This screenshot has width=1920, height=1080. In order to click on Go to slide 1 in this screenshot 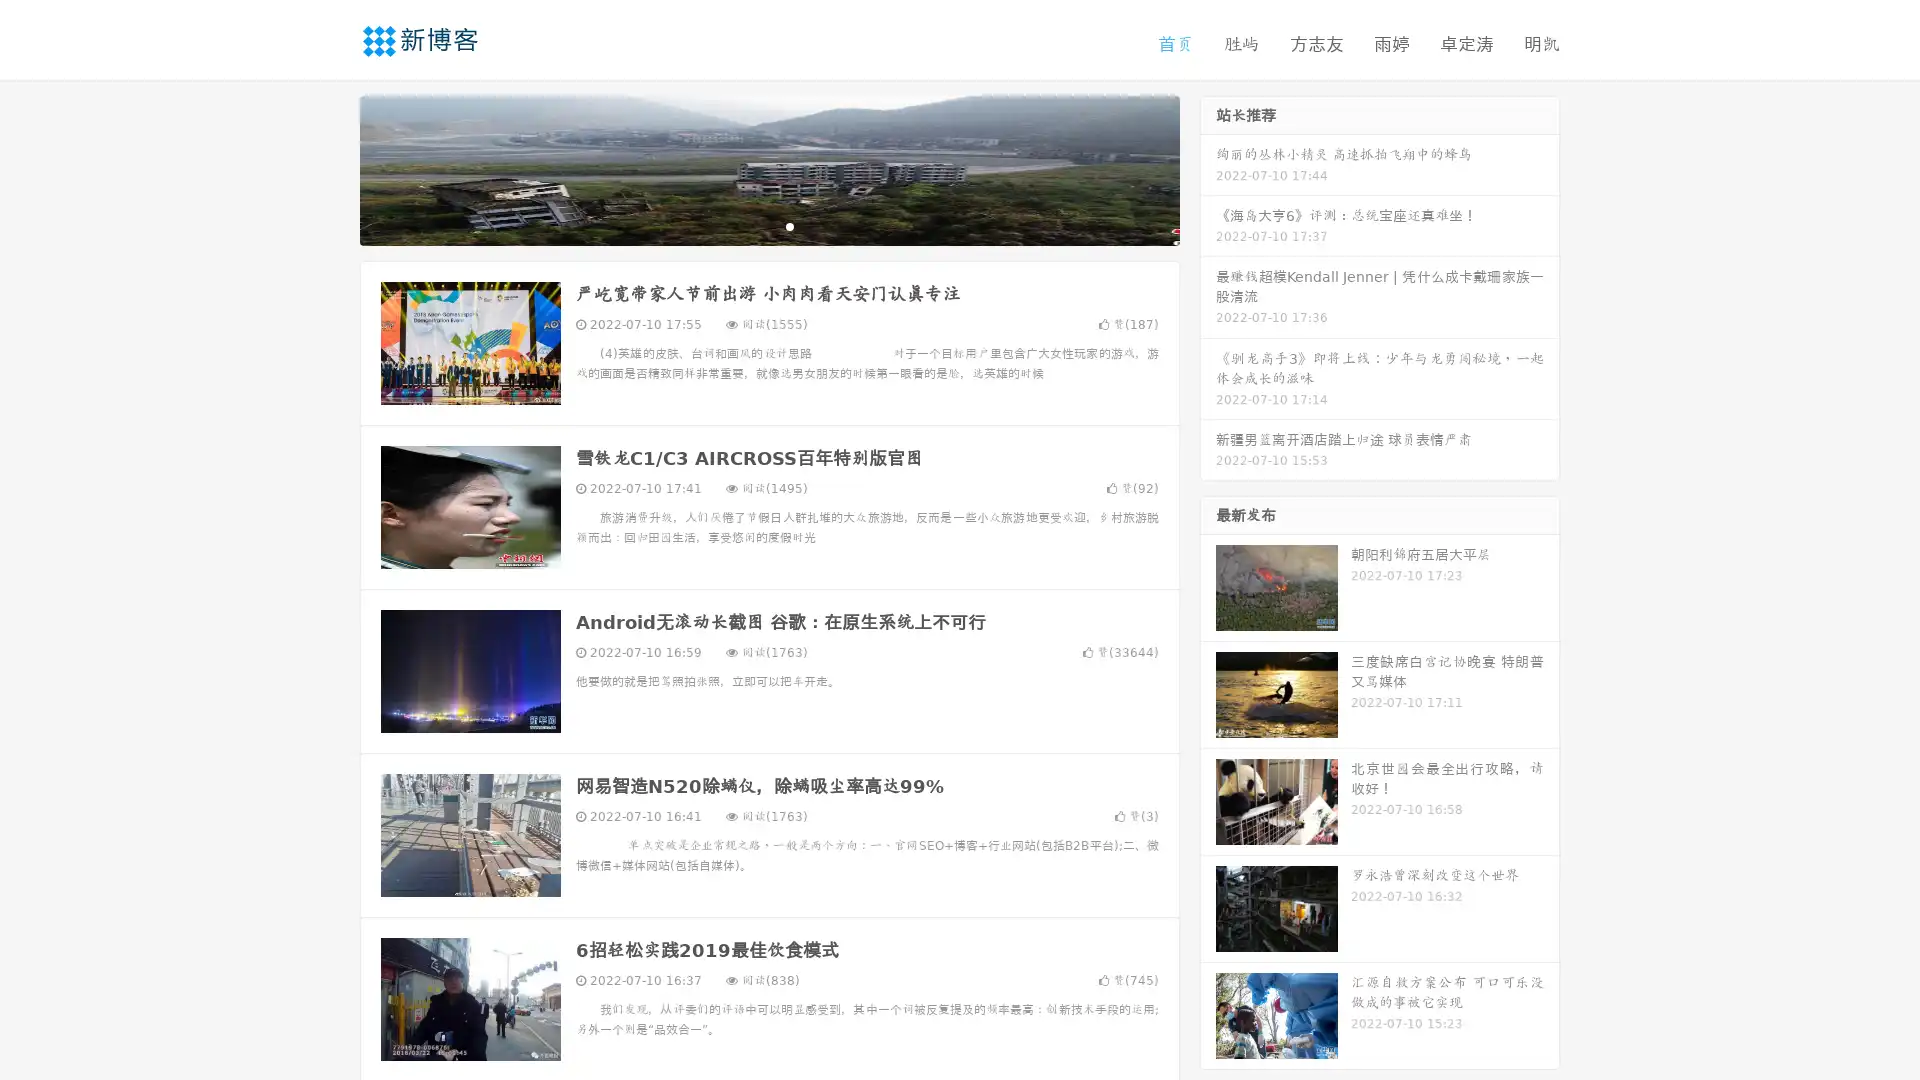, I will do `click(748, 225)`.